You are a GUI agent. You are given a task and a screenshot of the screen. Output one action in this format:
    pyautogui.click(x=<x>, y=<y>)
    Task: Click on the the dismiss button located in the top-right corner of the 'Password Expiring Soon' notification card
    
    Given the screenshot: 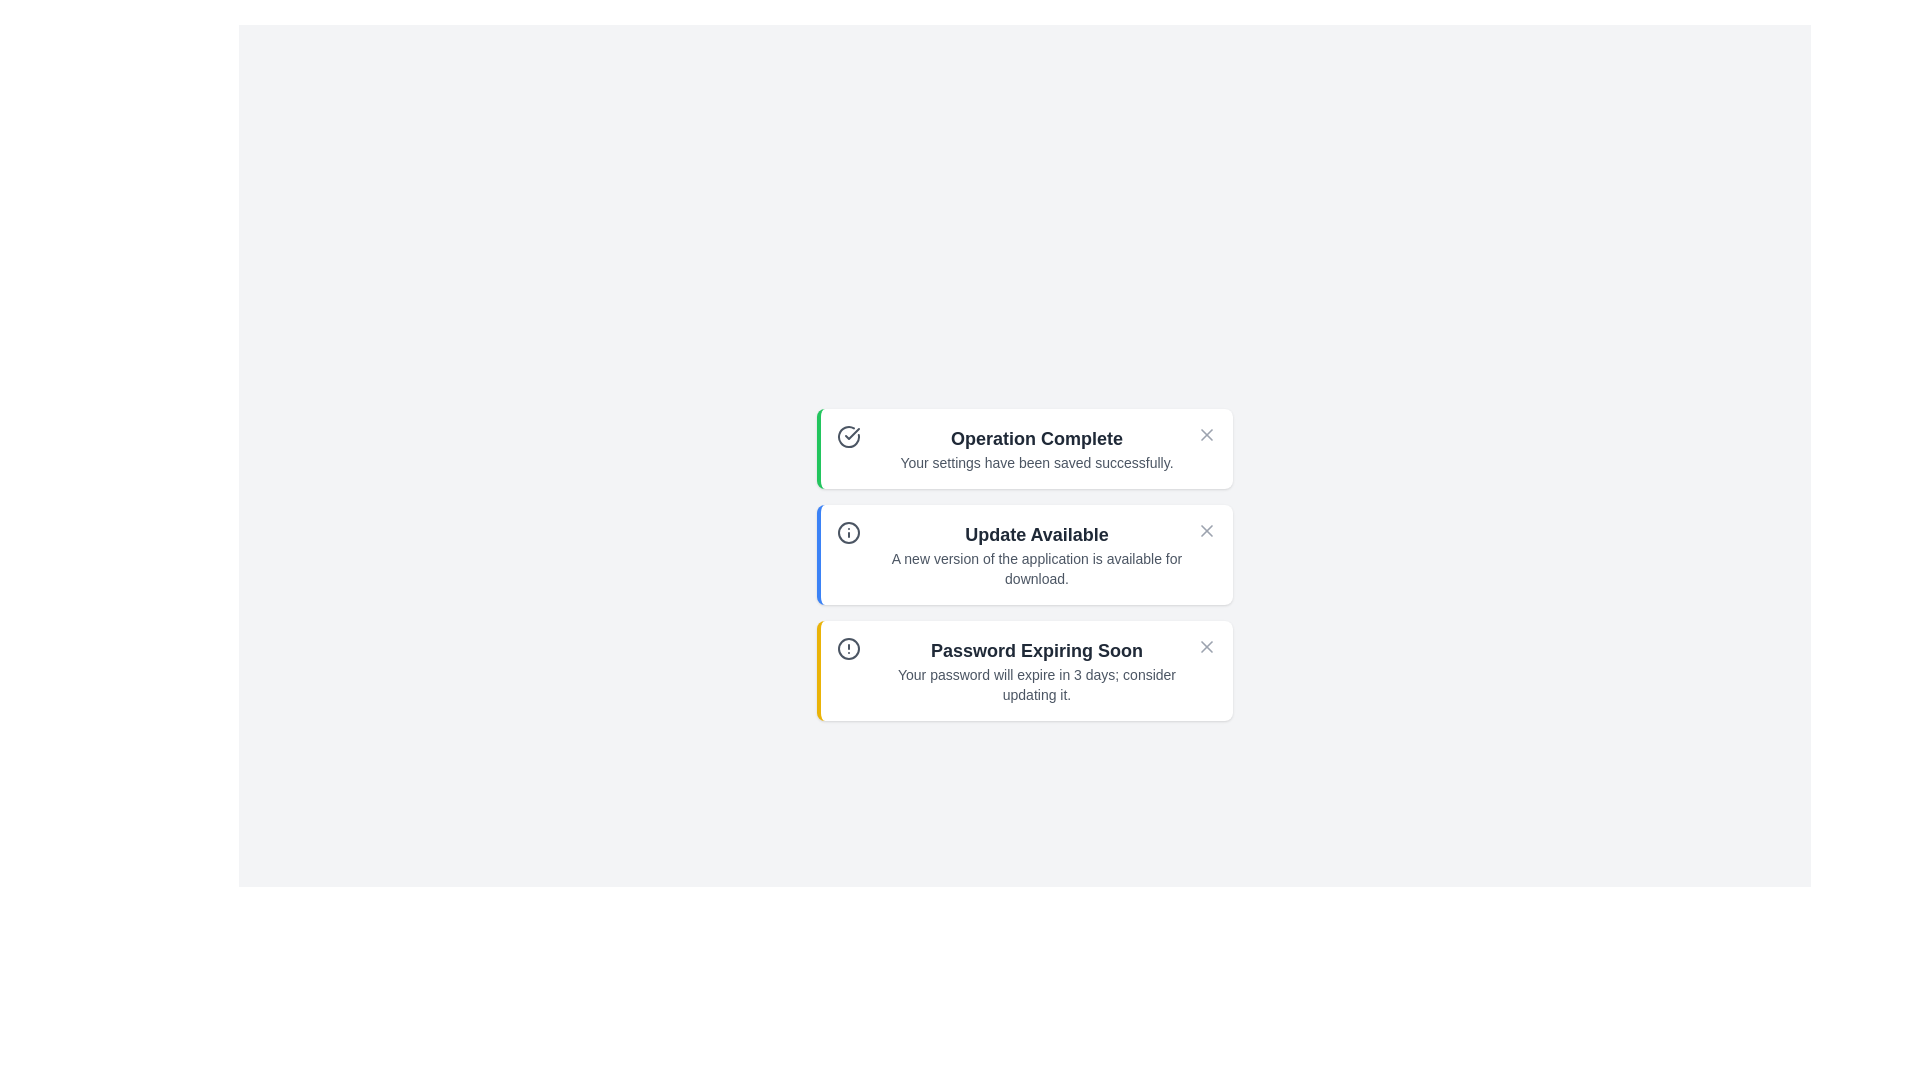 What is the action you would take?
    pyautogui.click(x=1205, y=647)
    